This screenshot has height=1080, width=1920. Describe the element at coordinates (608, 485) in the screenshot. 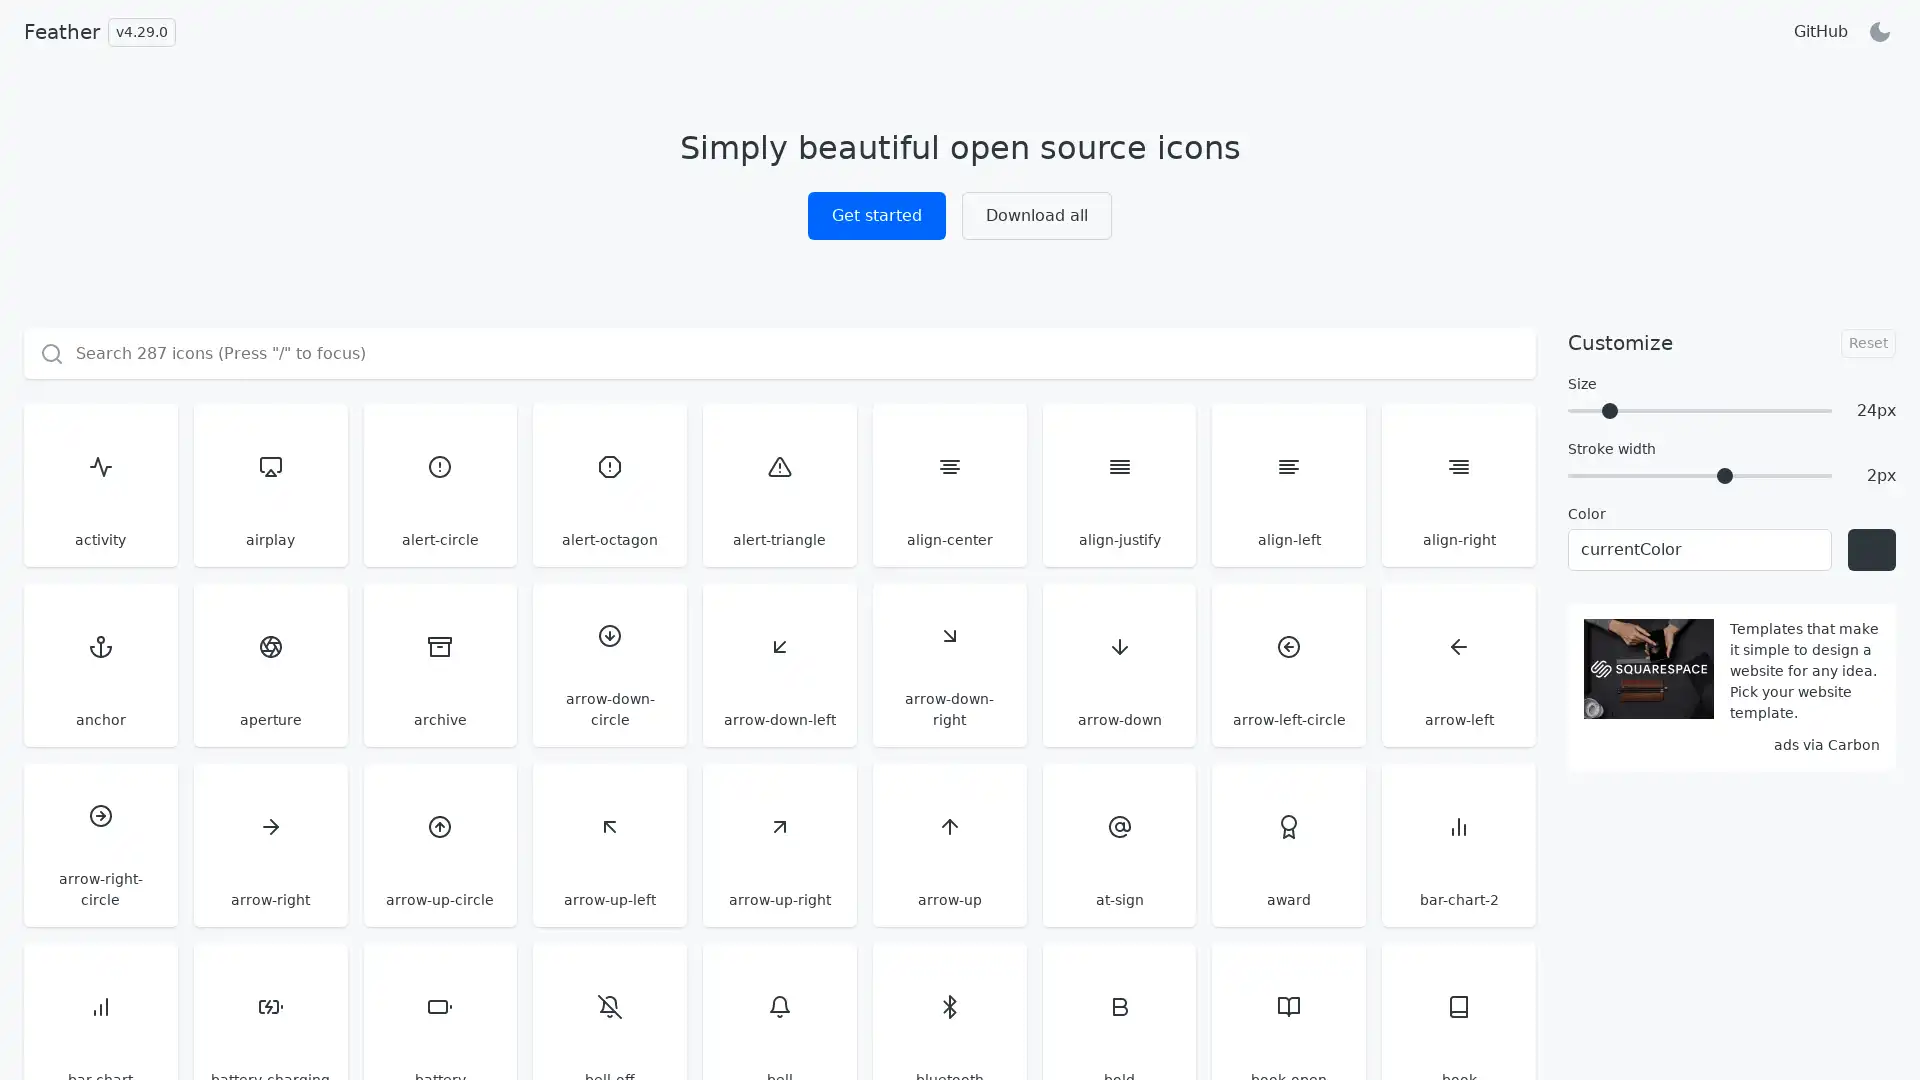

I see `alert-octagon` at that location.